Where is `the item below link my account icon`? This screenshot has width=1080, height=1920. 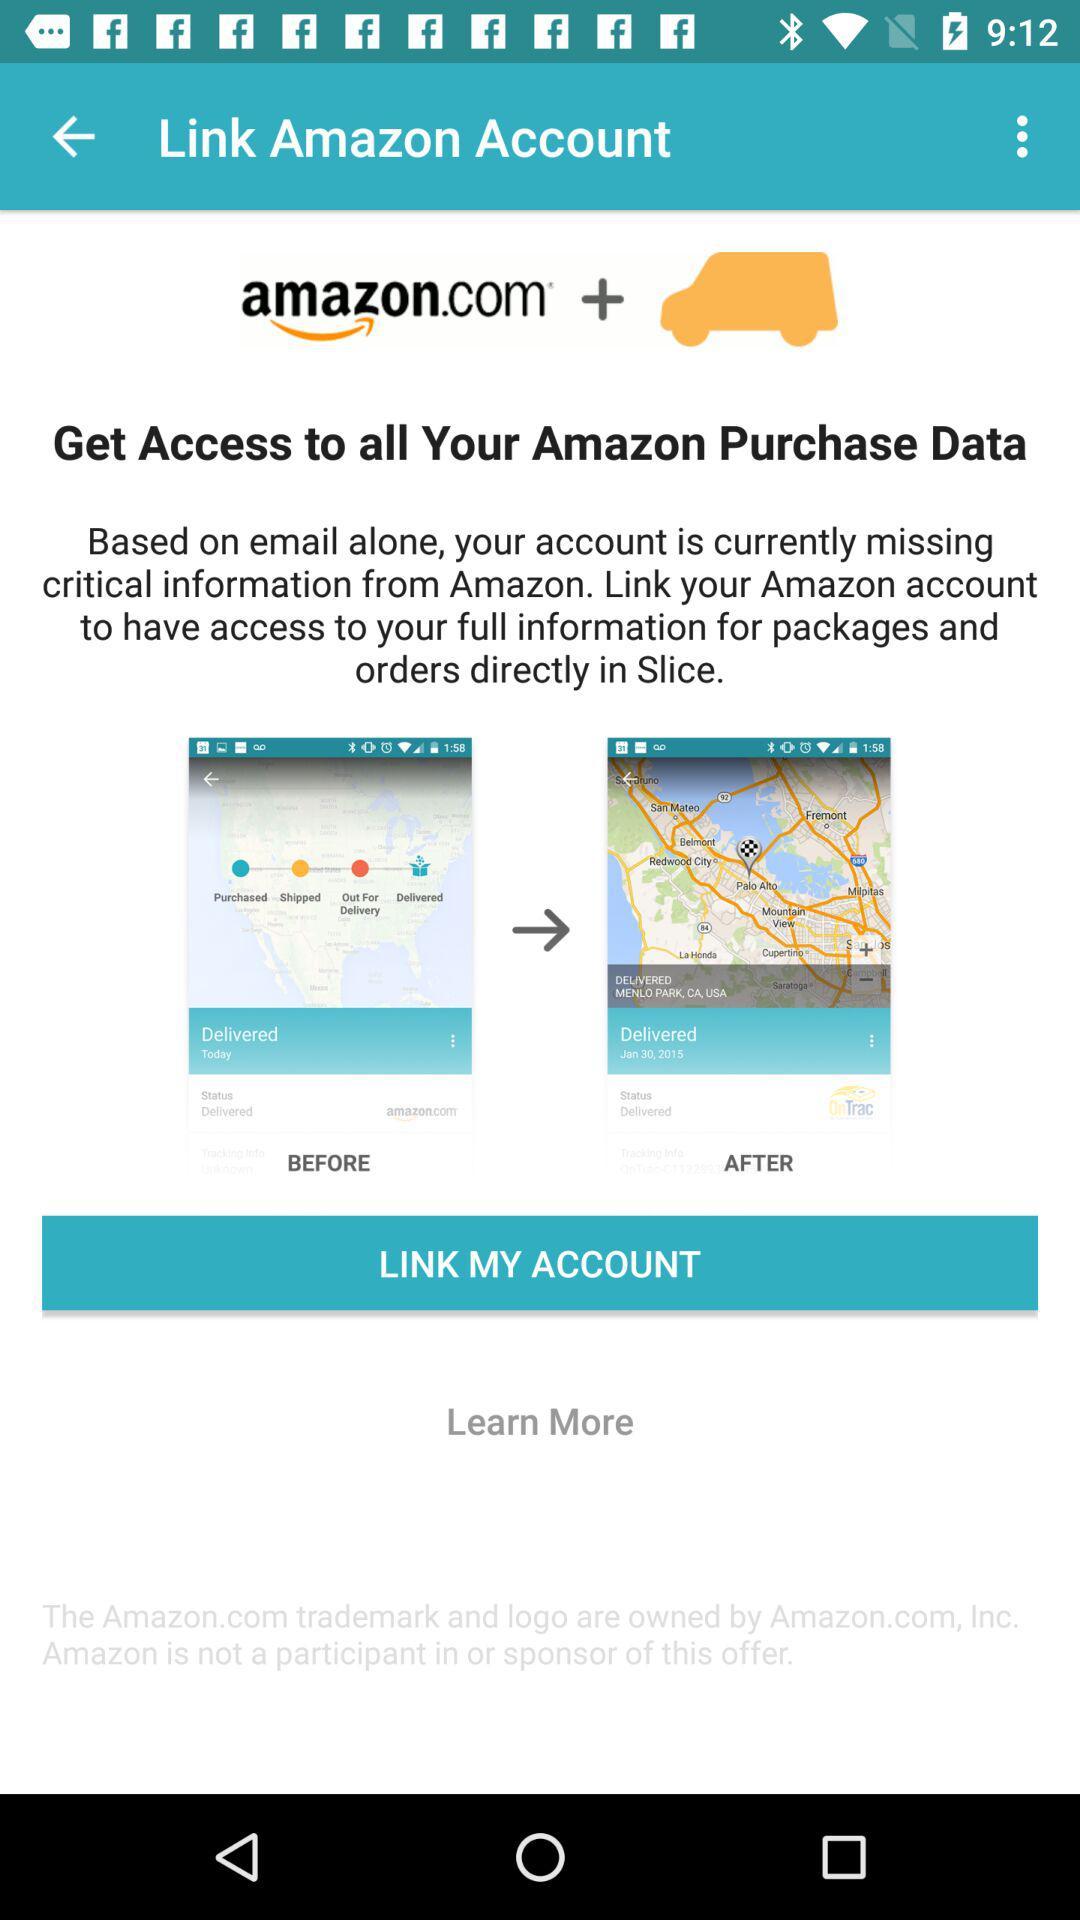 the item below link my account icon is located at coordinates (540, 1419).